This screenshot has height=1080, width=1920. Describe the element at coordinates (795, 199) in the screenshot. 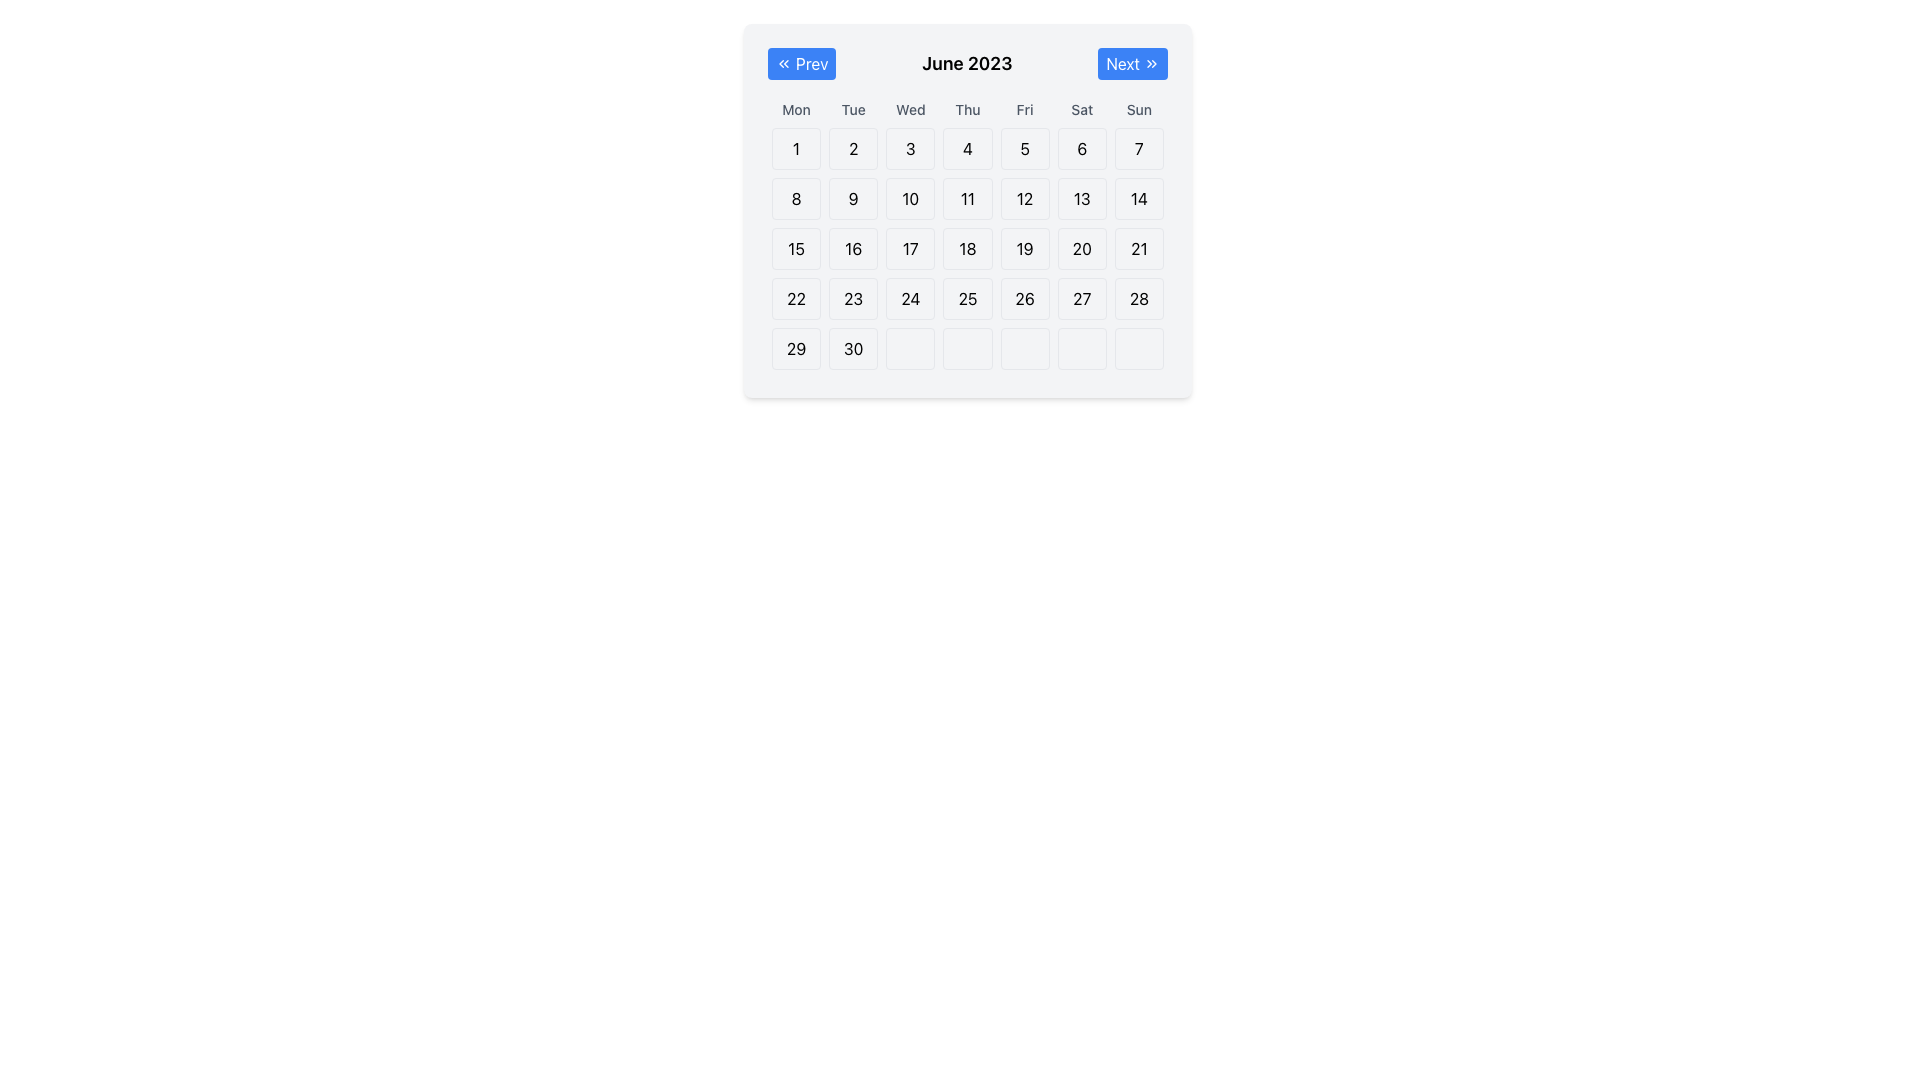

I see `the rectangular button labeled '8' located` at that location.